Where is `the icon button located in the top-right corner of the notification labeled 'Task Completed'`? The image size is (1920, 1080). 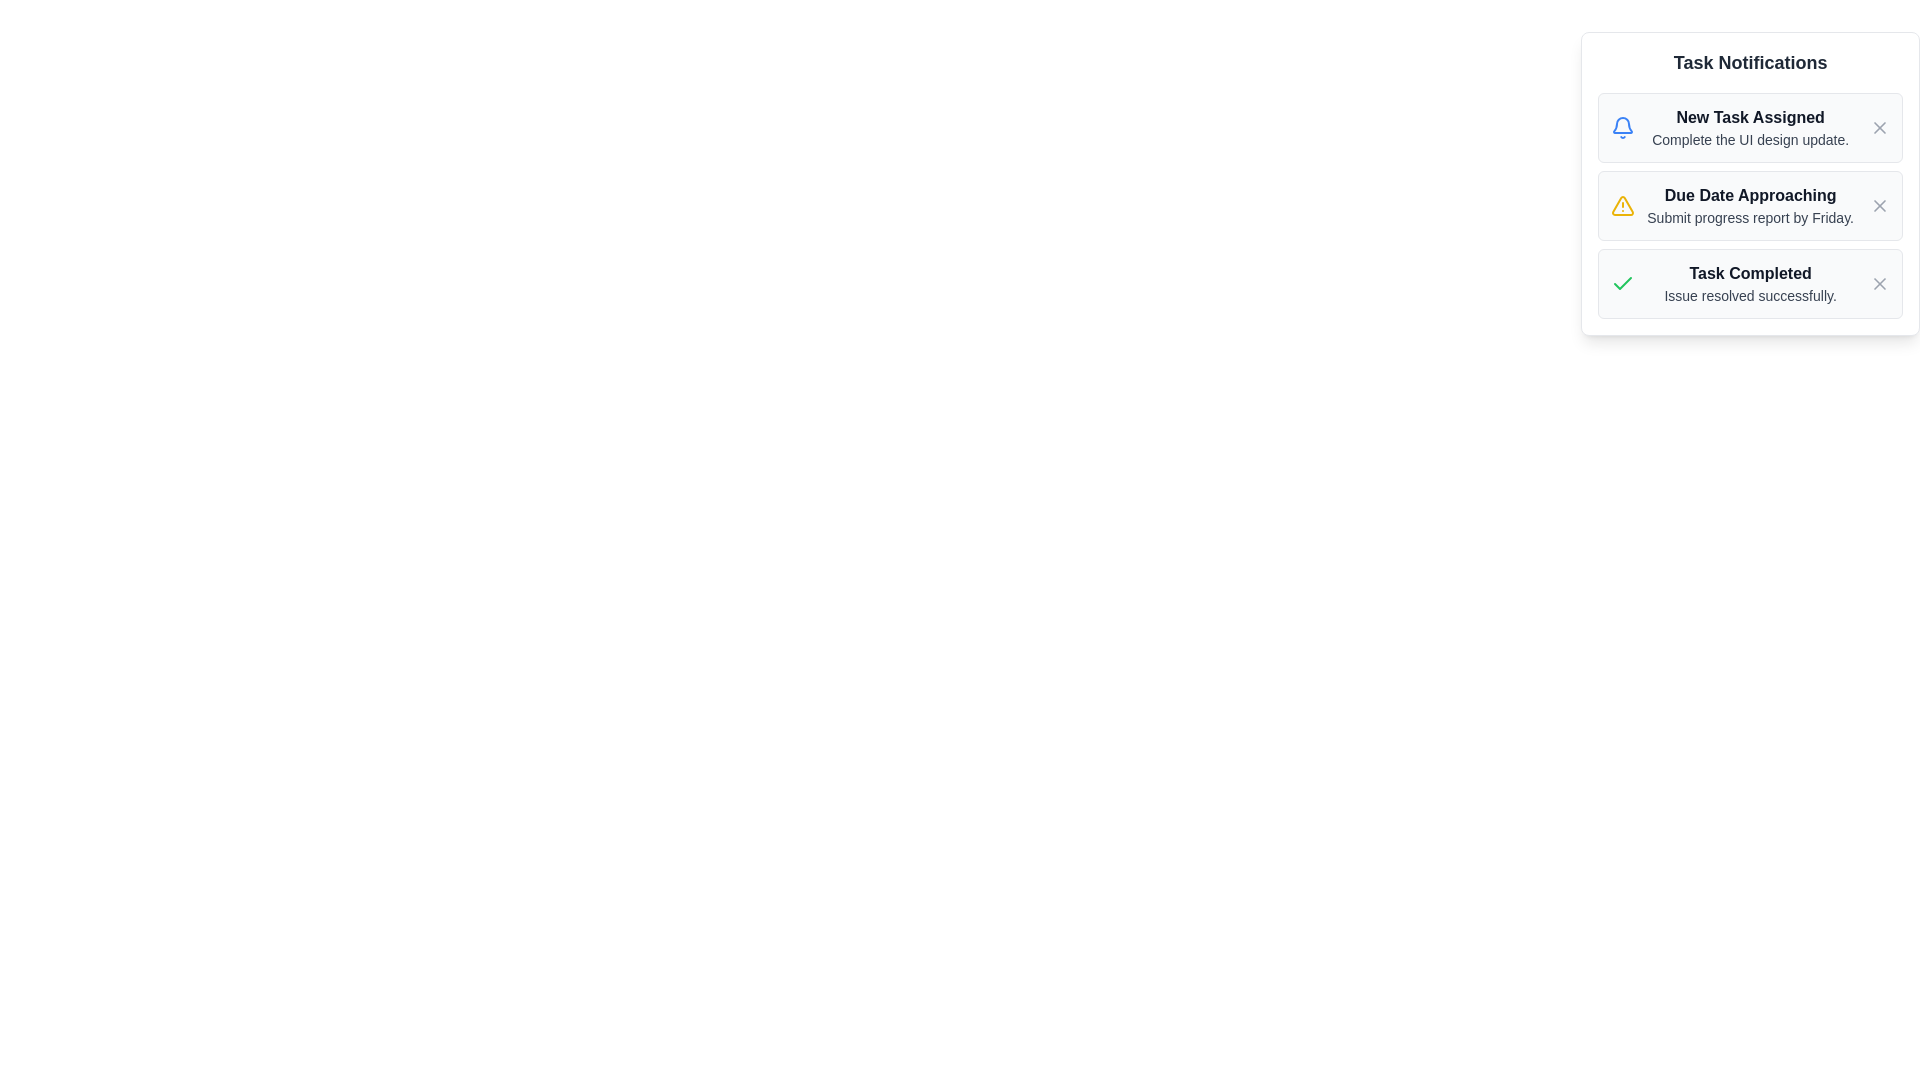
the icon button located in the top-right corner of the notification labeled 'Task Completed' is located at coordinates (1879, 284).